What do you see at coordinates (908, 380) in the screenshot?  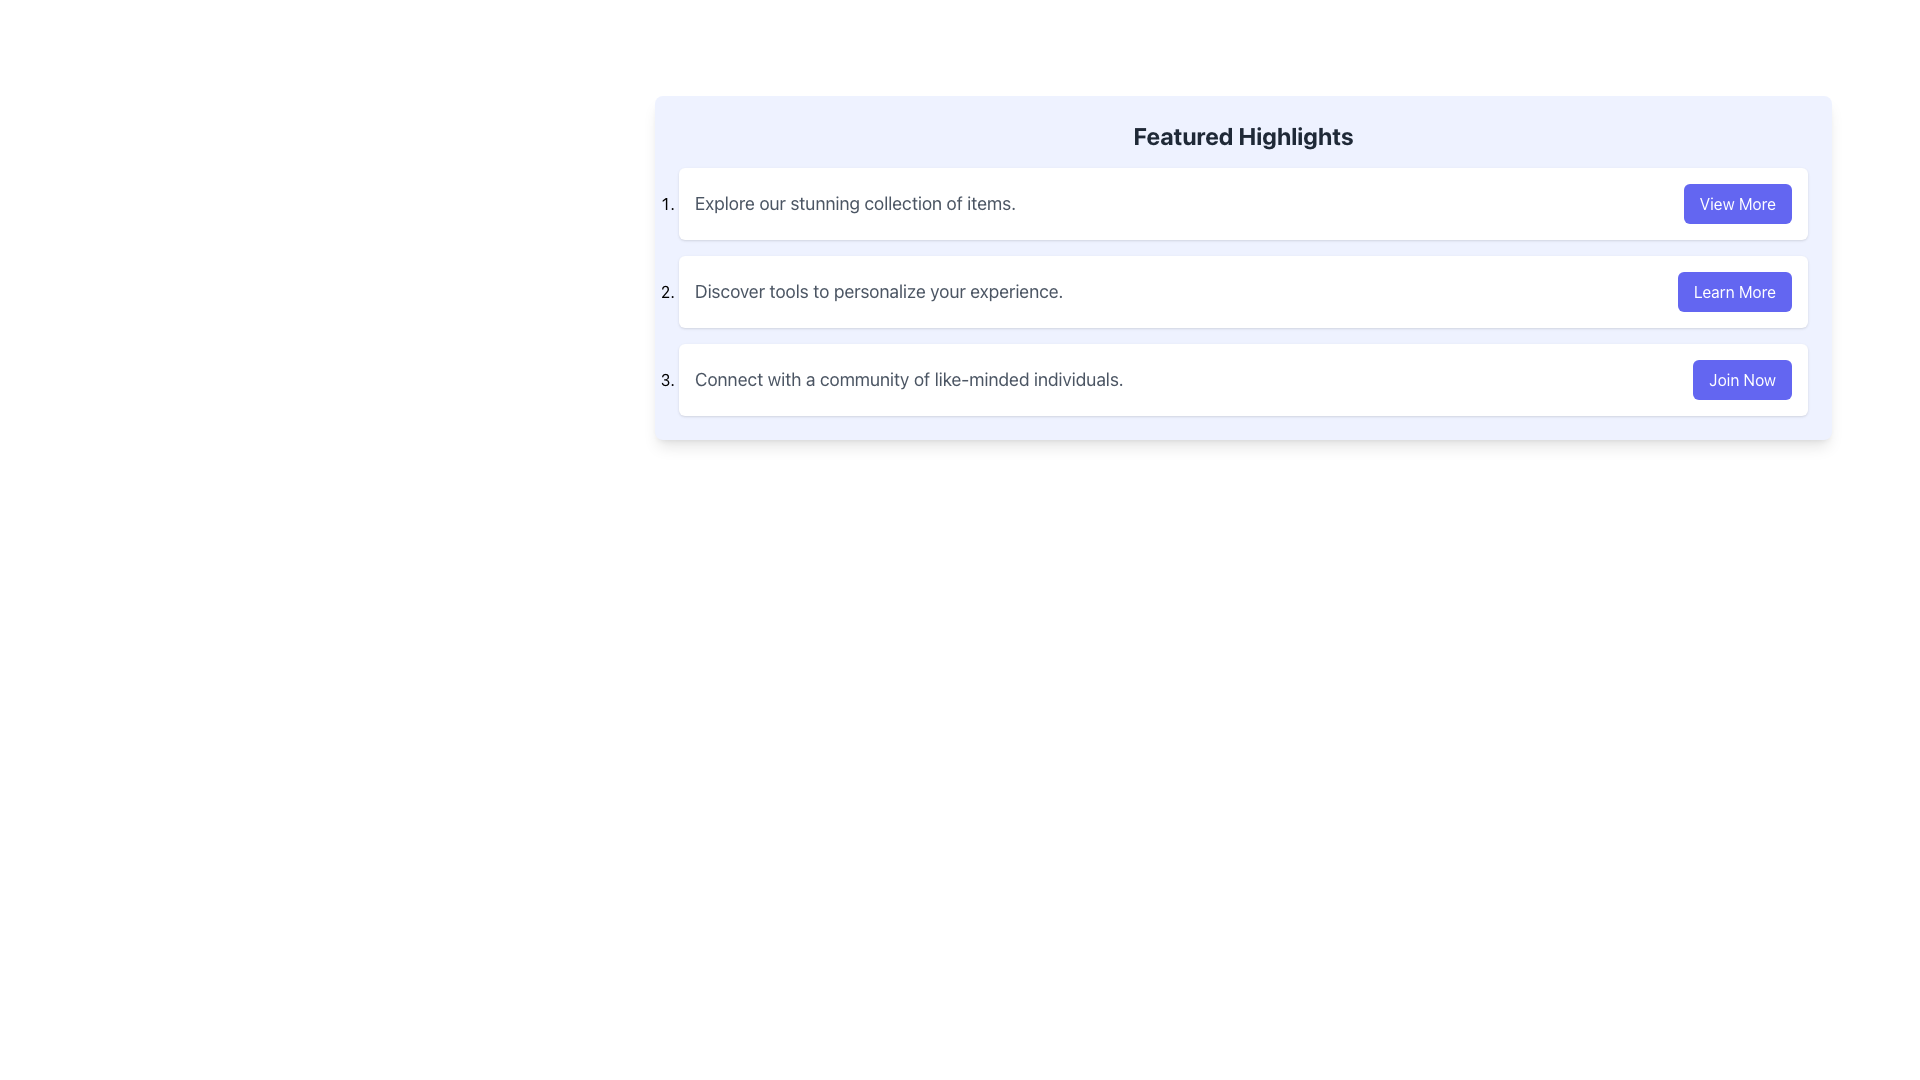 I see `the informational Text Label located to the left of the 'Join Now' button, which is the third item in a vertical list` at bounding box center [908, 380].